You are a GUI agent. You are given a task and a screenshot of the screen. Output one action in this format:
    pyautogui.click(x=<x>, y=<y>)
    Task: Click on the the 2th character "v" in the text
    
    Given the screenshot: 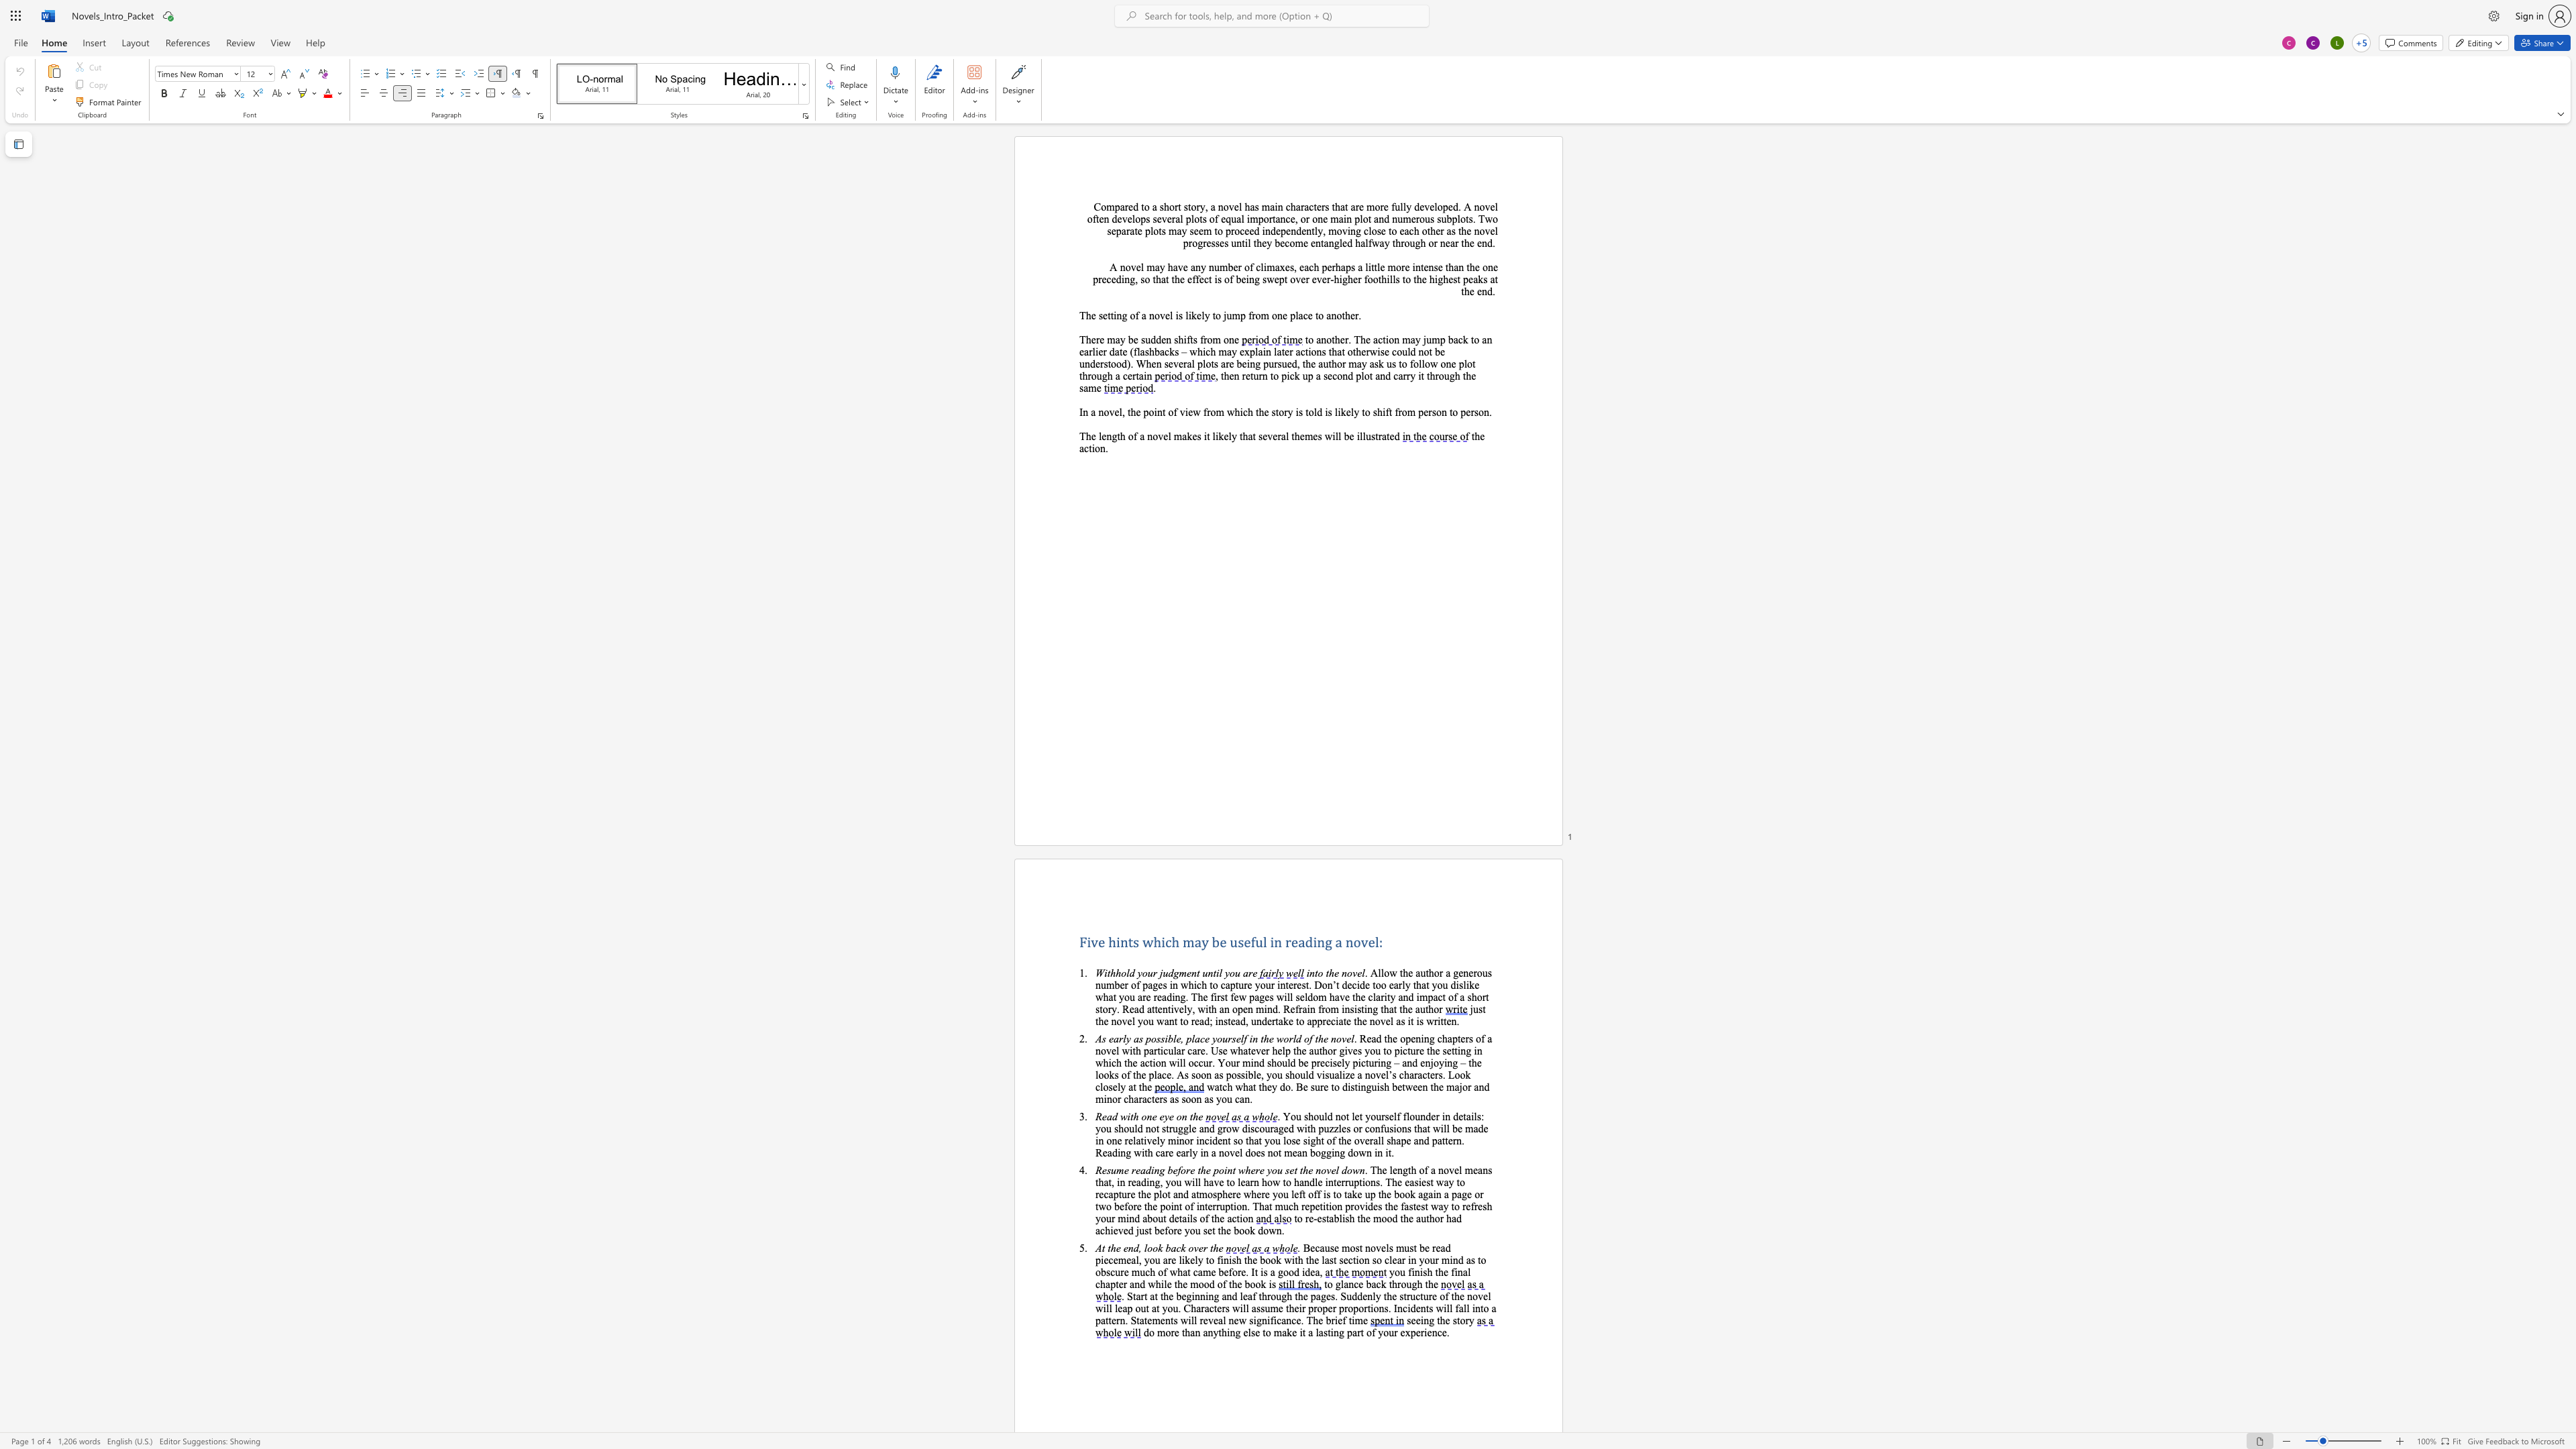 What is the action you would take?
    pyautogui.click(x=1487, y=230)
    